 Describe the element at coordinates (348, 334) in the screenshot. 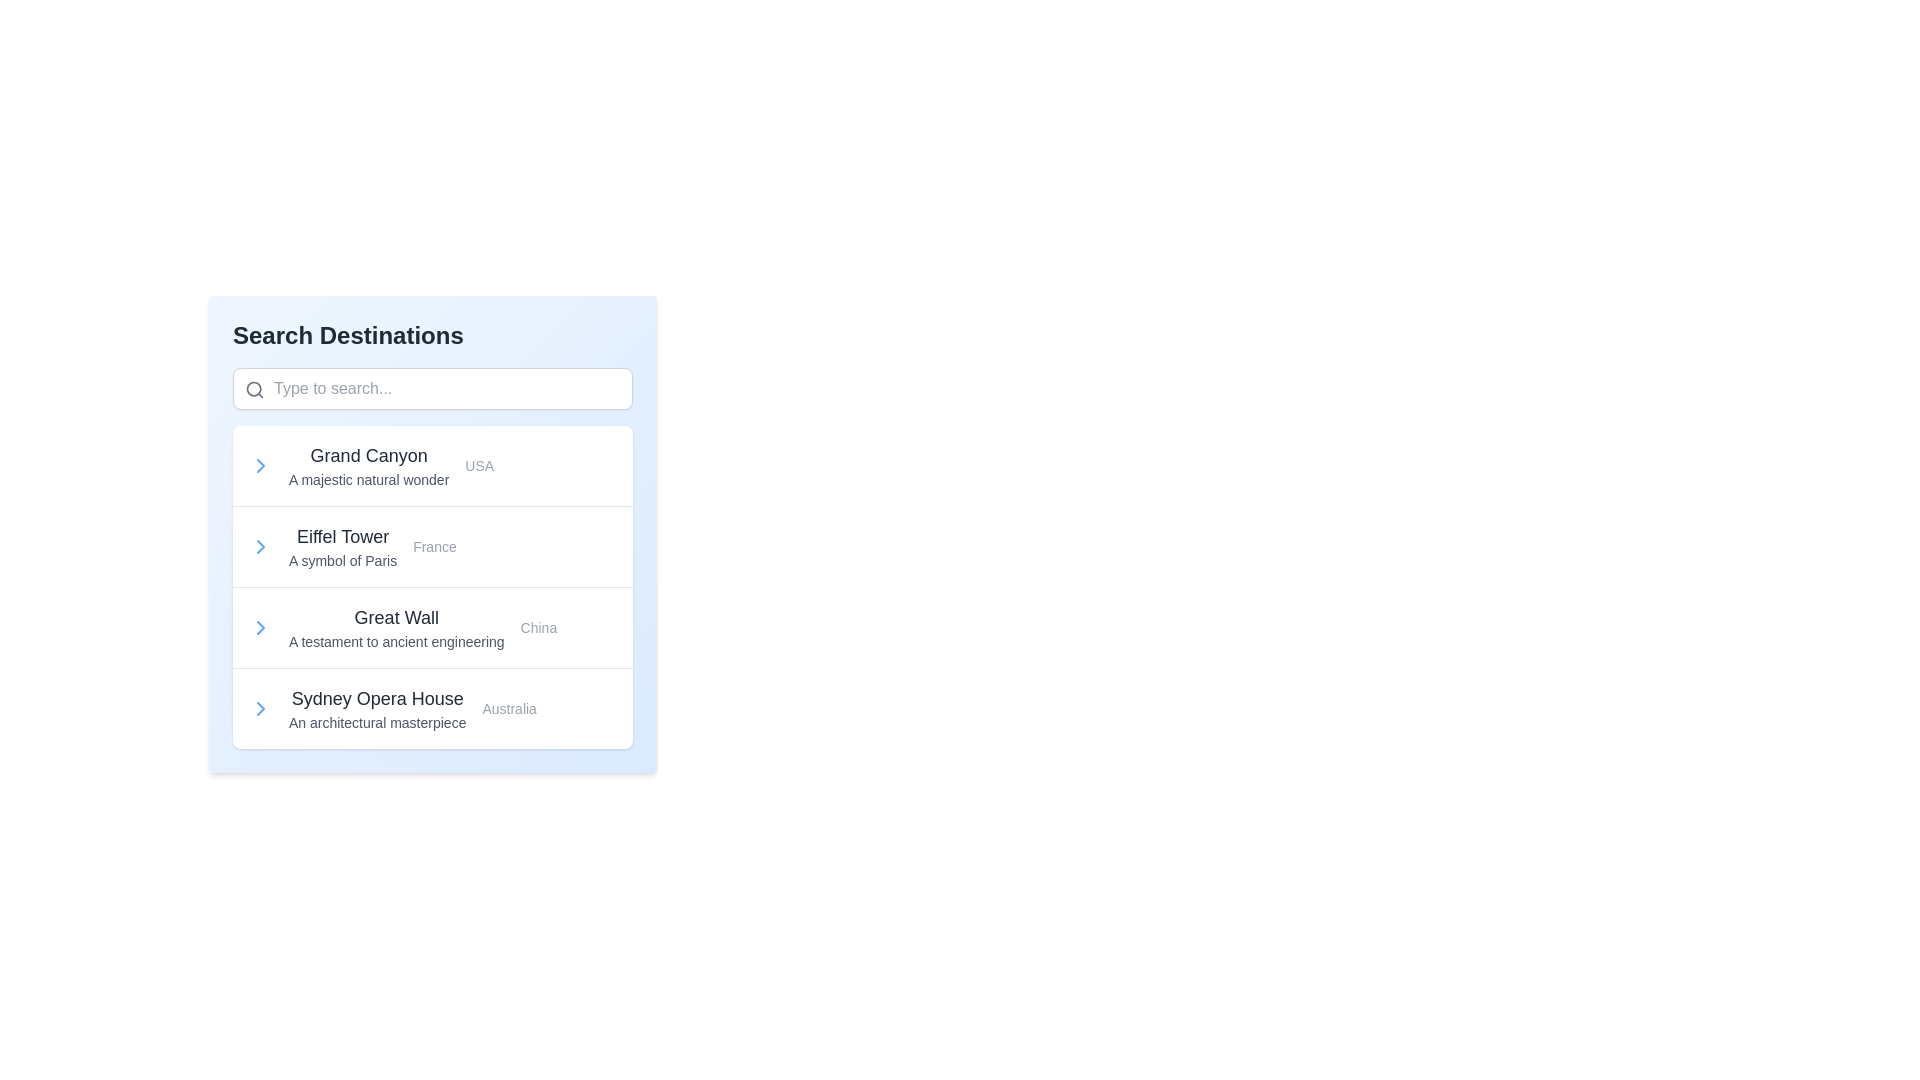

I see `the static heading text label that provides context and information about the section below it, which is centrally aligned above the search input field` at that location.